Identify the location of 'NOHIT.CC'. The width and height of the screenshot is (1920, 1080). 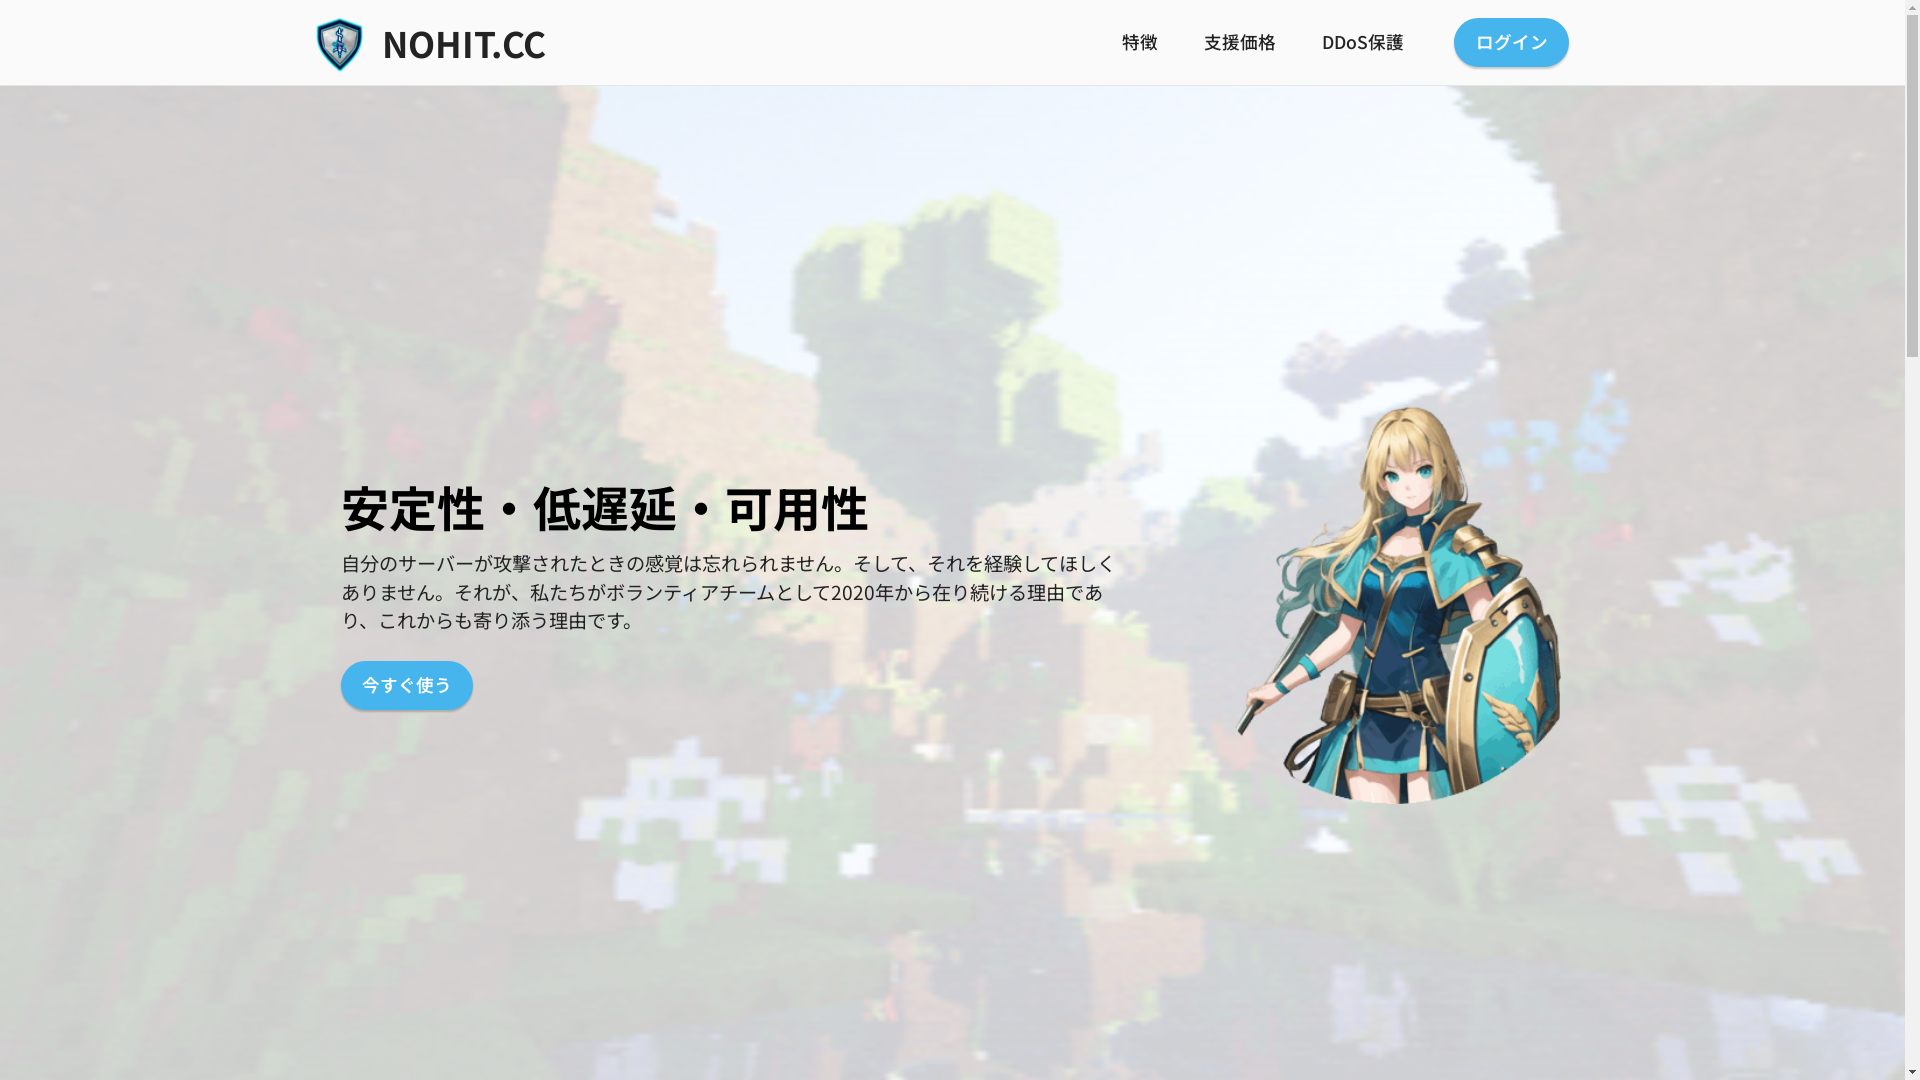
(382, 42).